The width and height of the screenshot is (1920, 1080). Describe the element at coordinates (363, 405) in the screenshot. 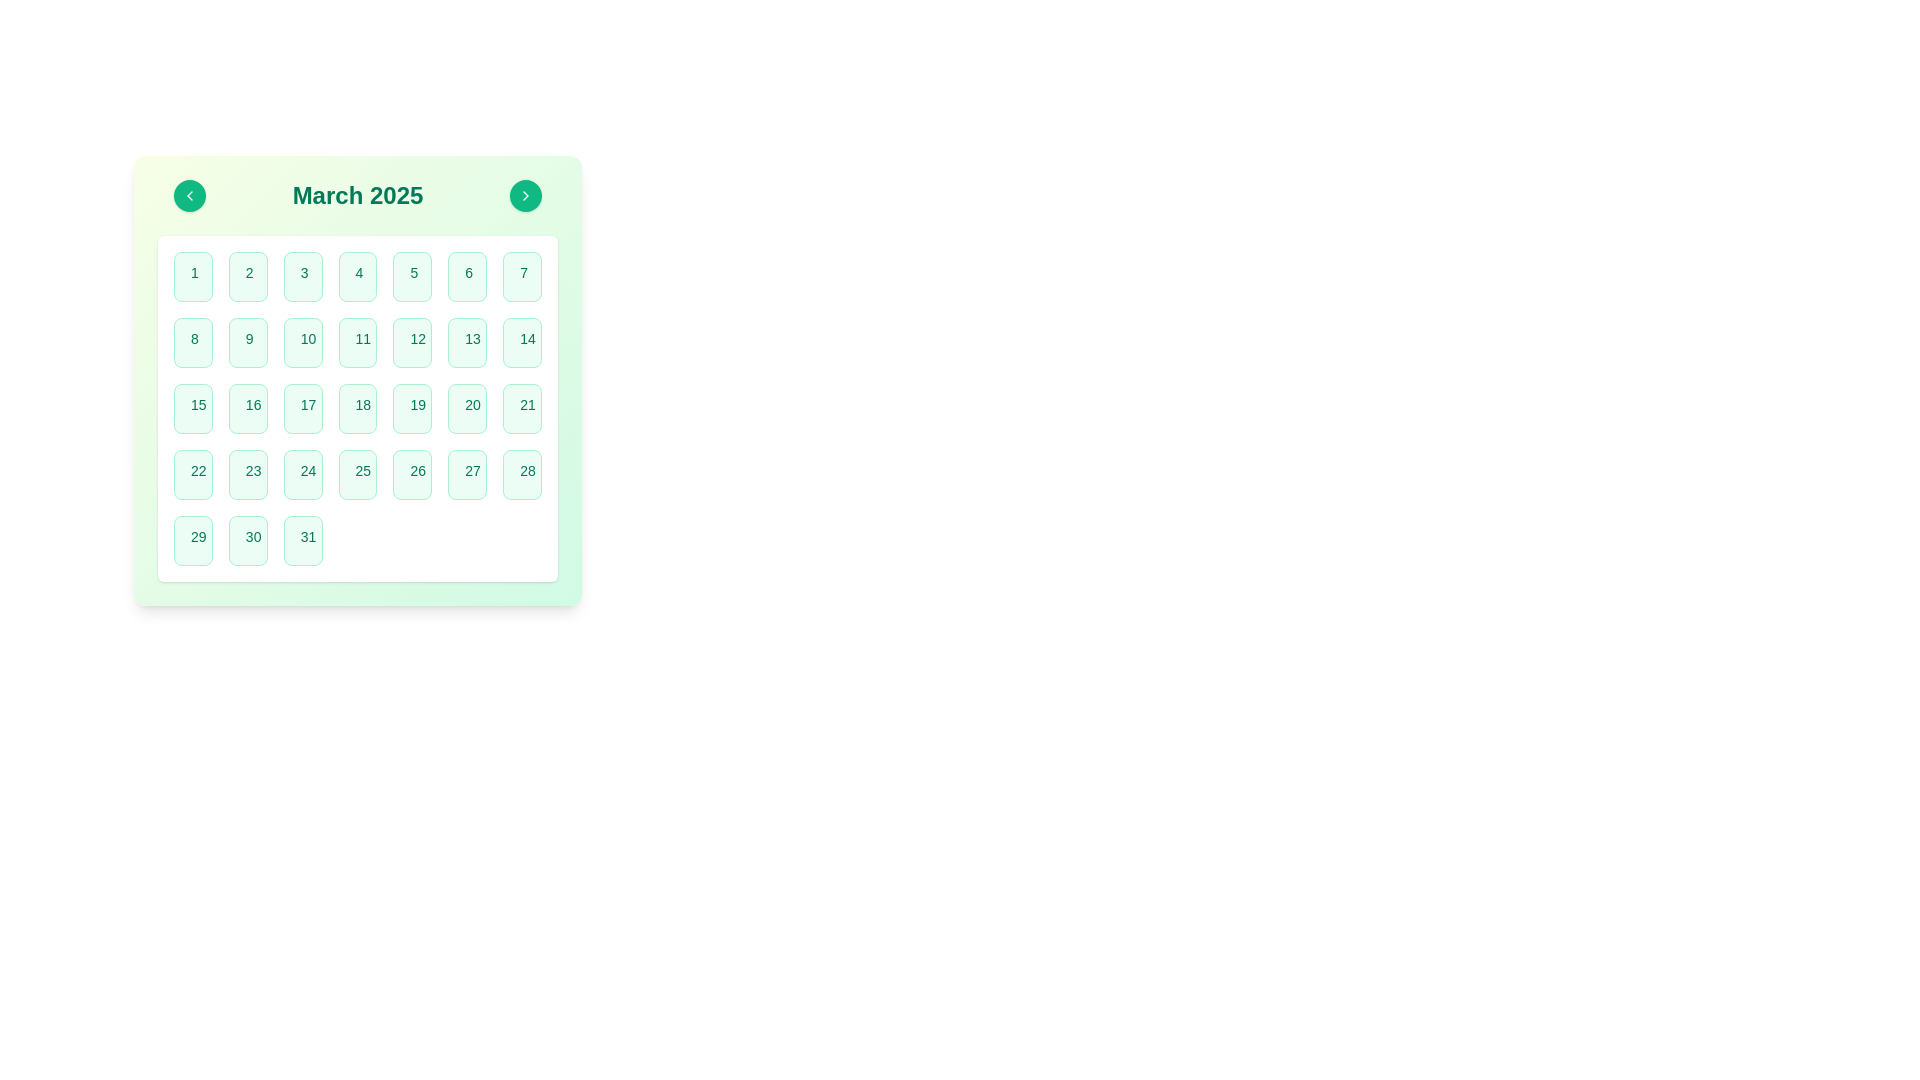

I see `the date label representing March 18, 2025, located in the third row, fourth column of the calendar grid` at that location.